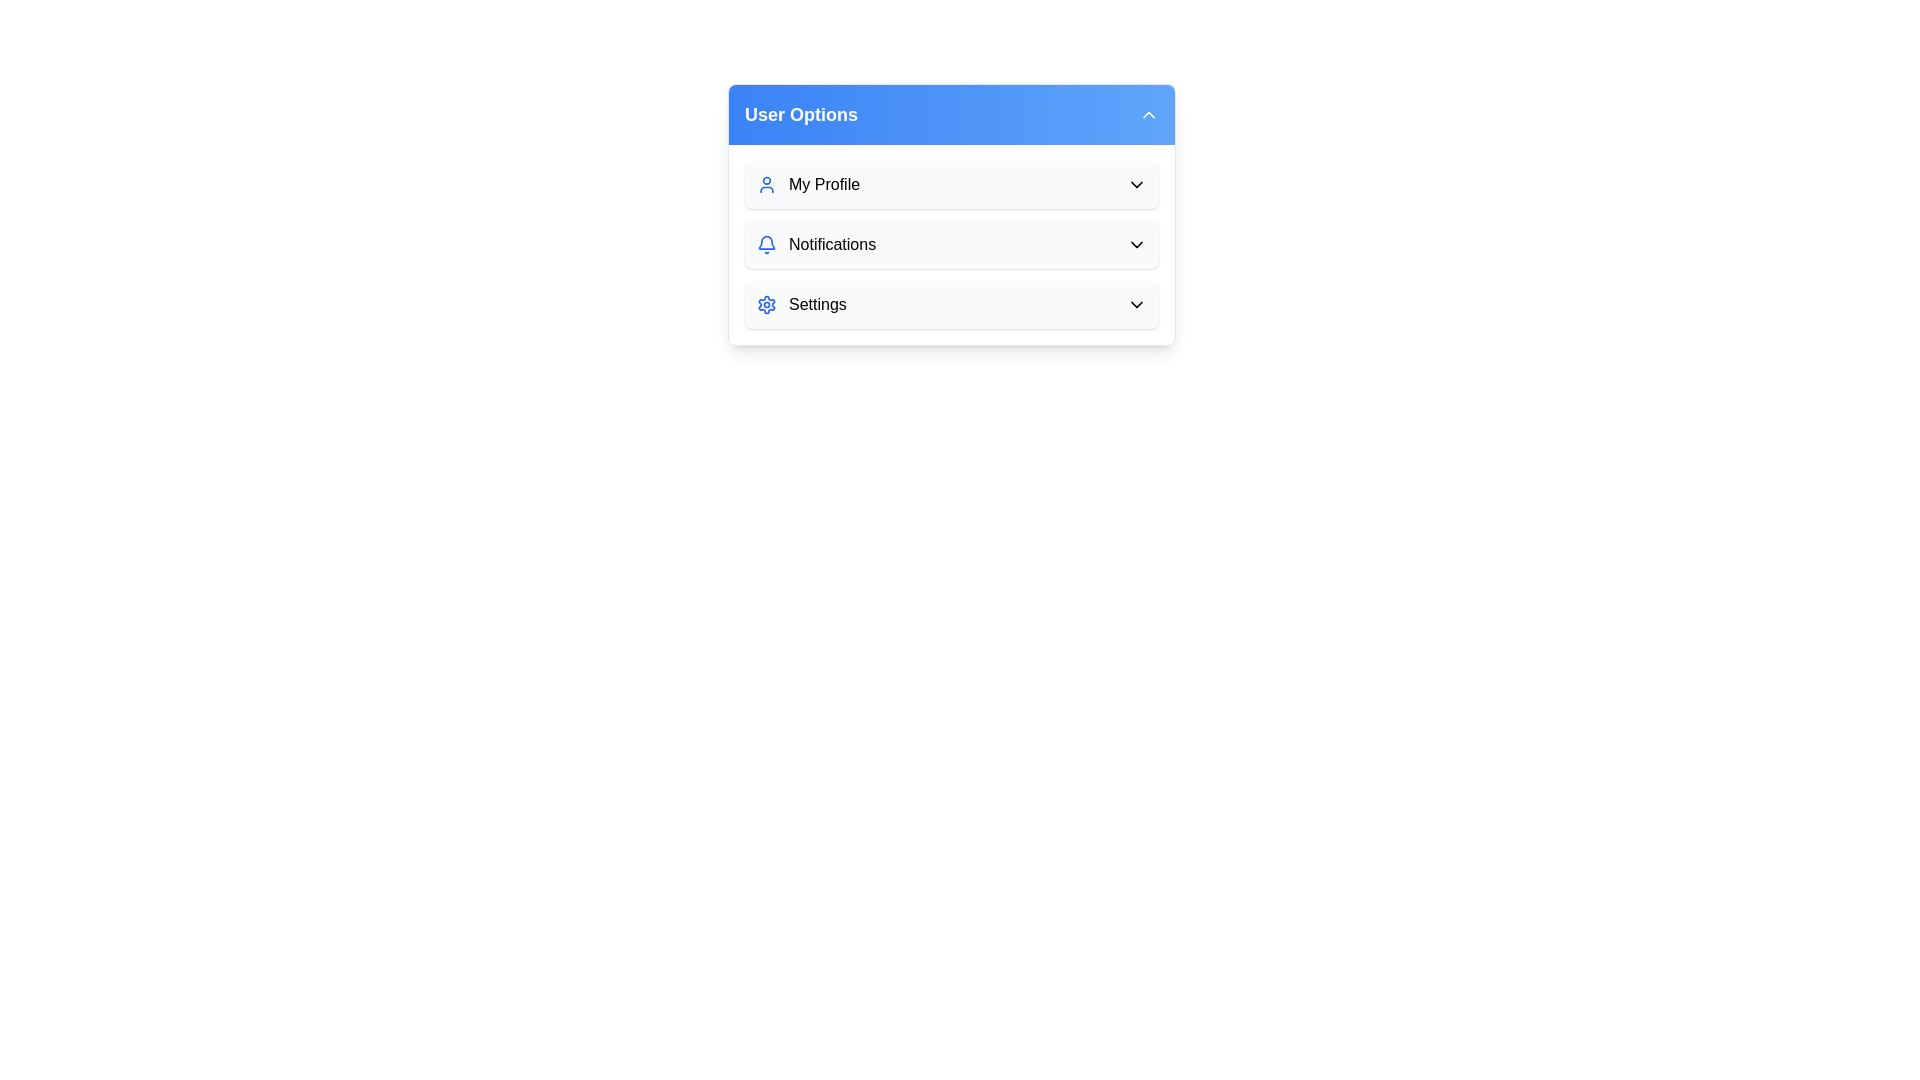  What do you see at coordinates (824, 185) in the screenshot?
I see `the text label that provides access to the user's profile section, located next to a blue user icon within the 'User Options' section` at bounding box center [824, 185].